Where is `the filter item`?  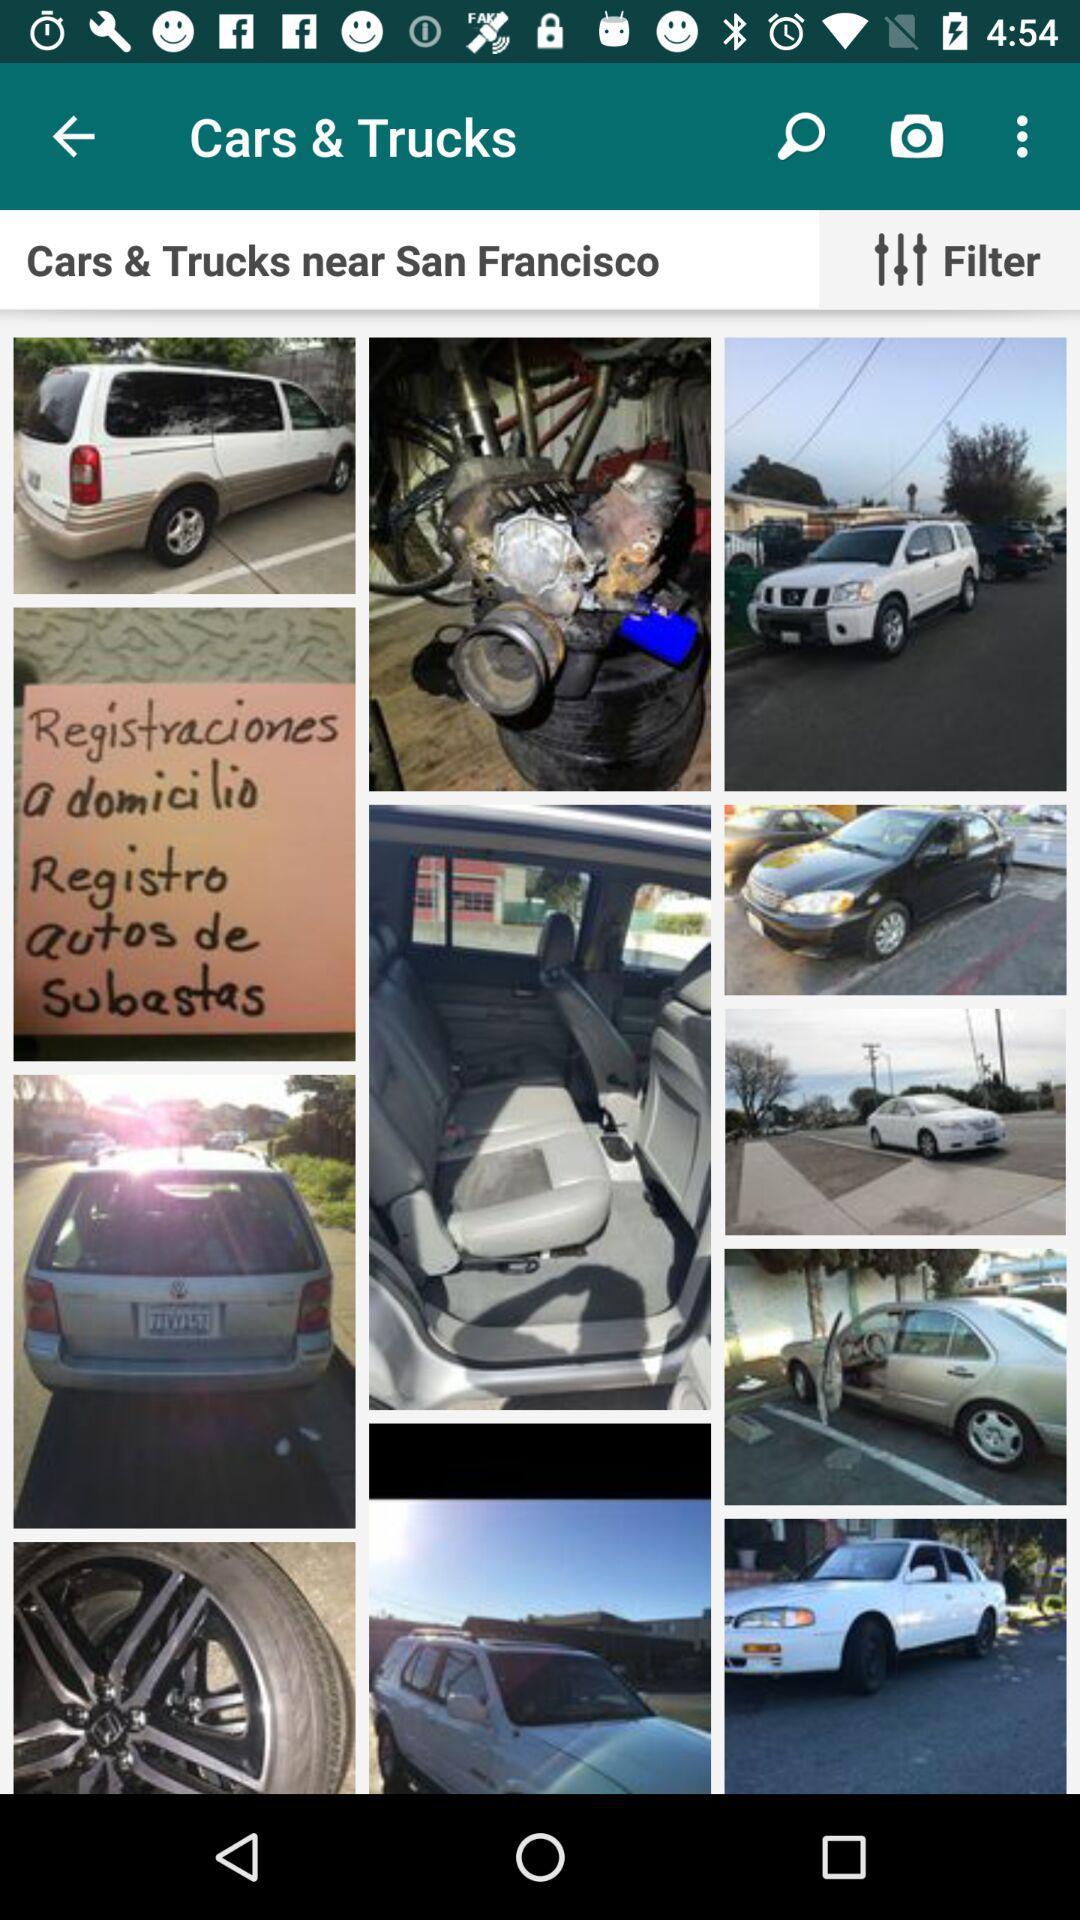 the filter item is located at coordinates (948, 258).